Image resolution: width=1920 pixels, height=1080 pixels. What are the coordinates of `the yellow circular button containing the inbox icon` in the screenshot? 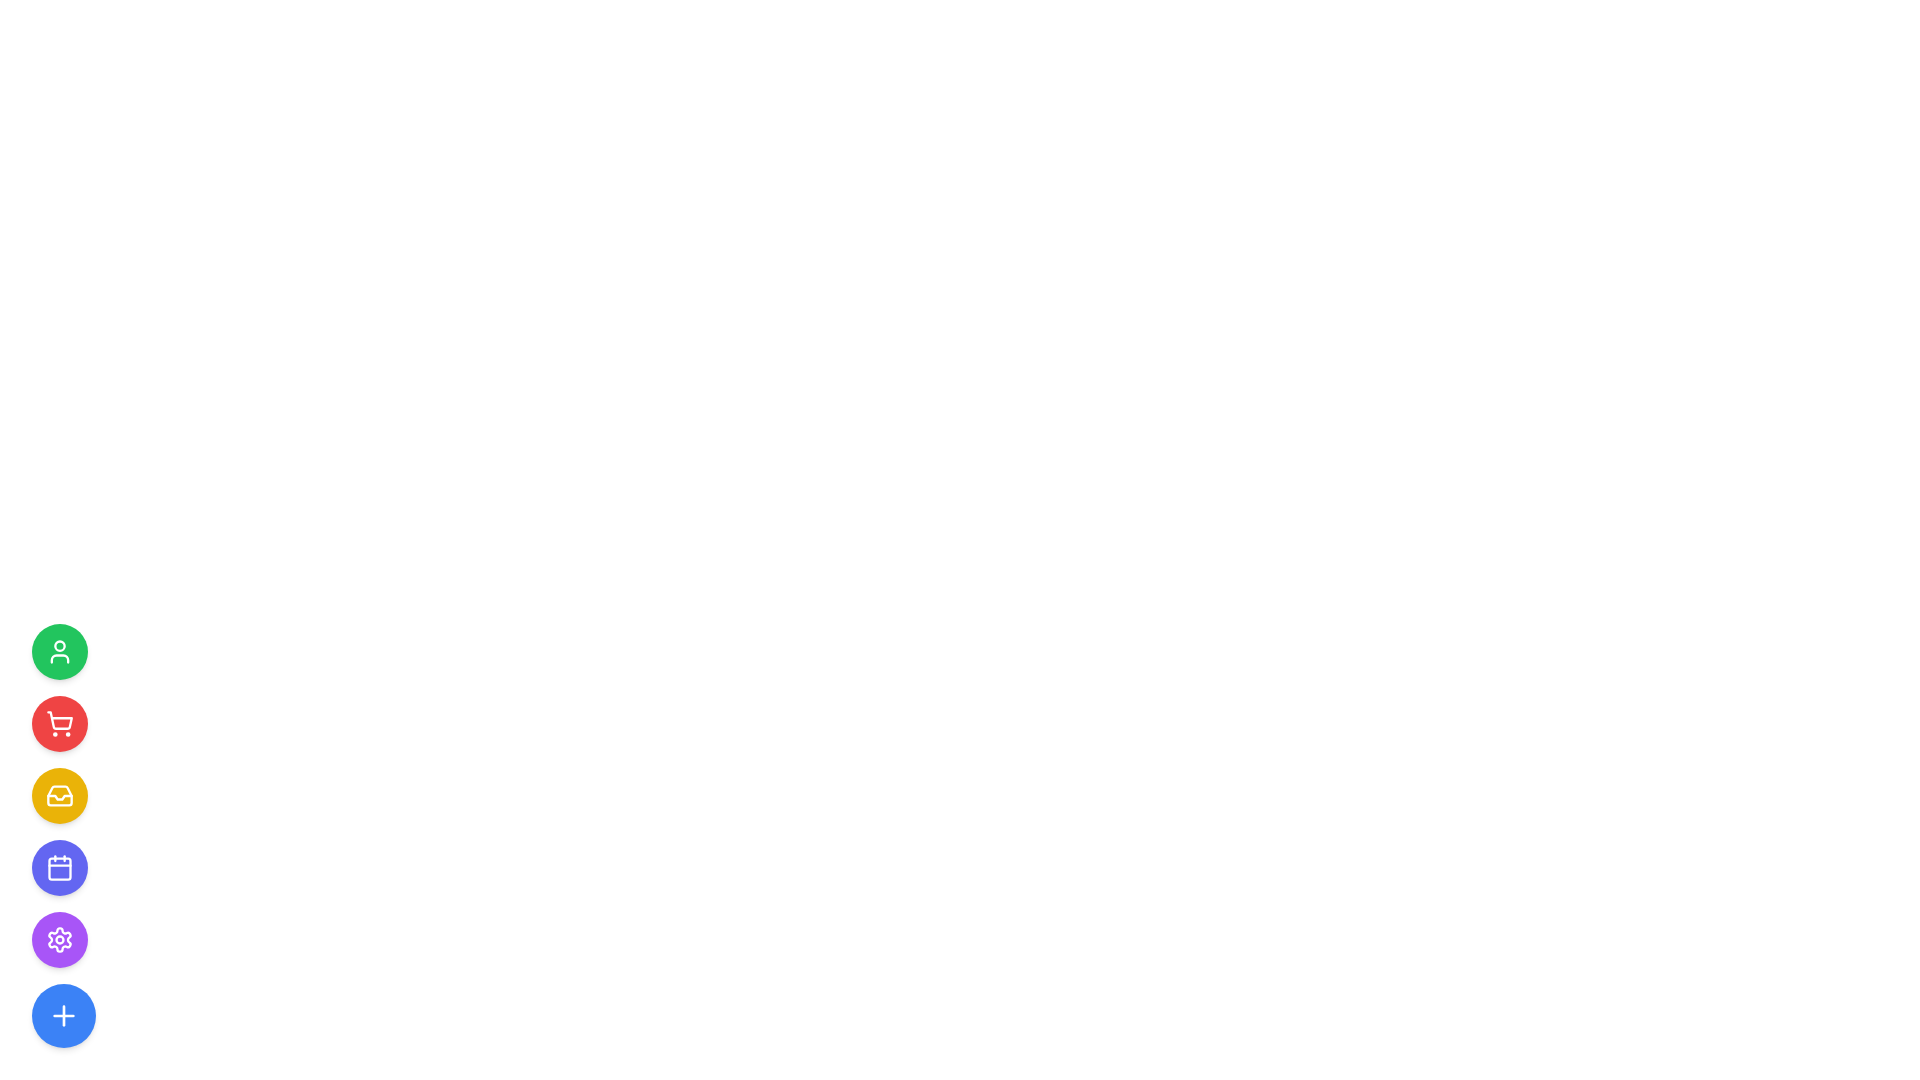 It's located at (58, 794).